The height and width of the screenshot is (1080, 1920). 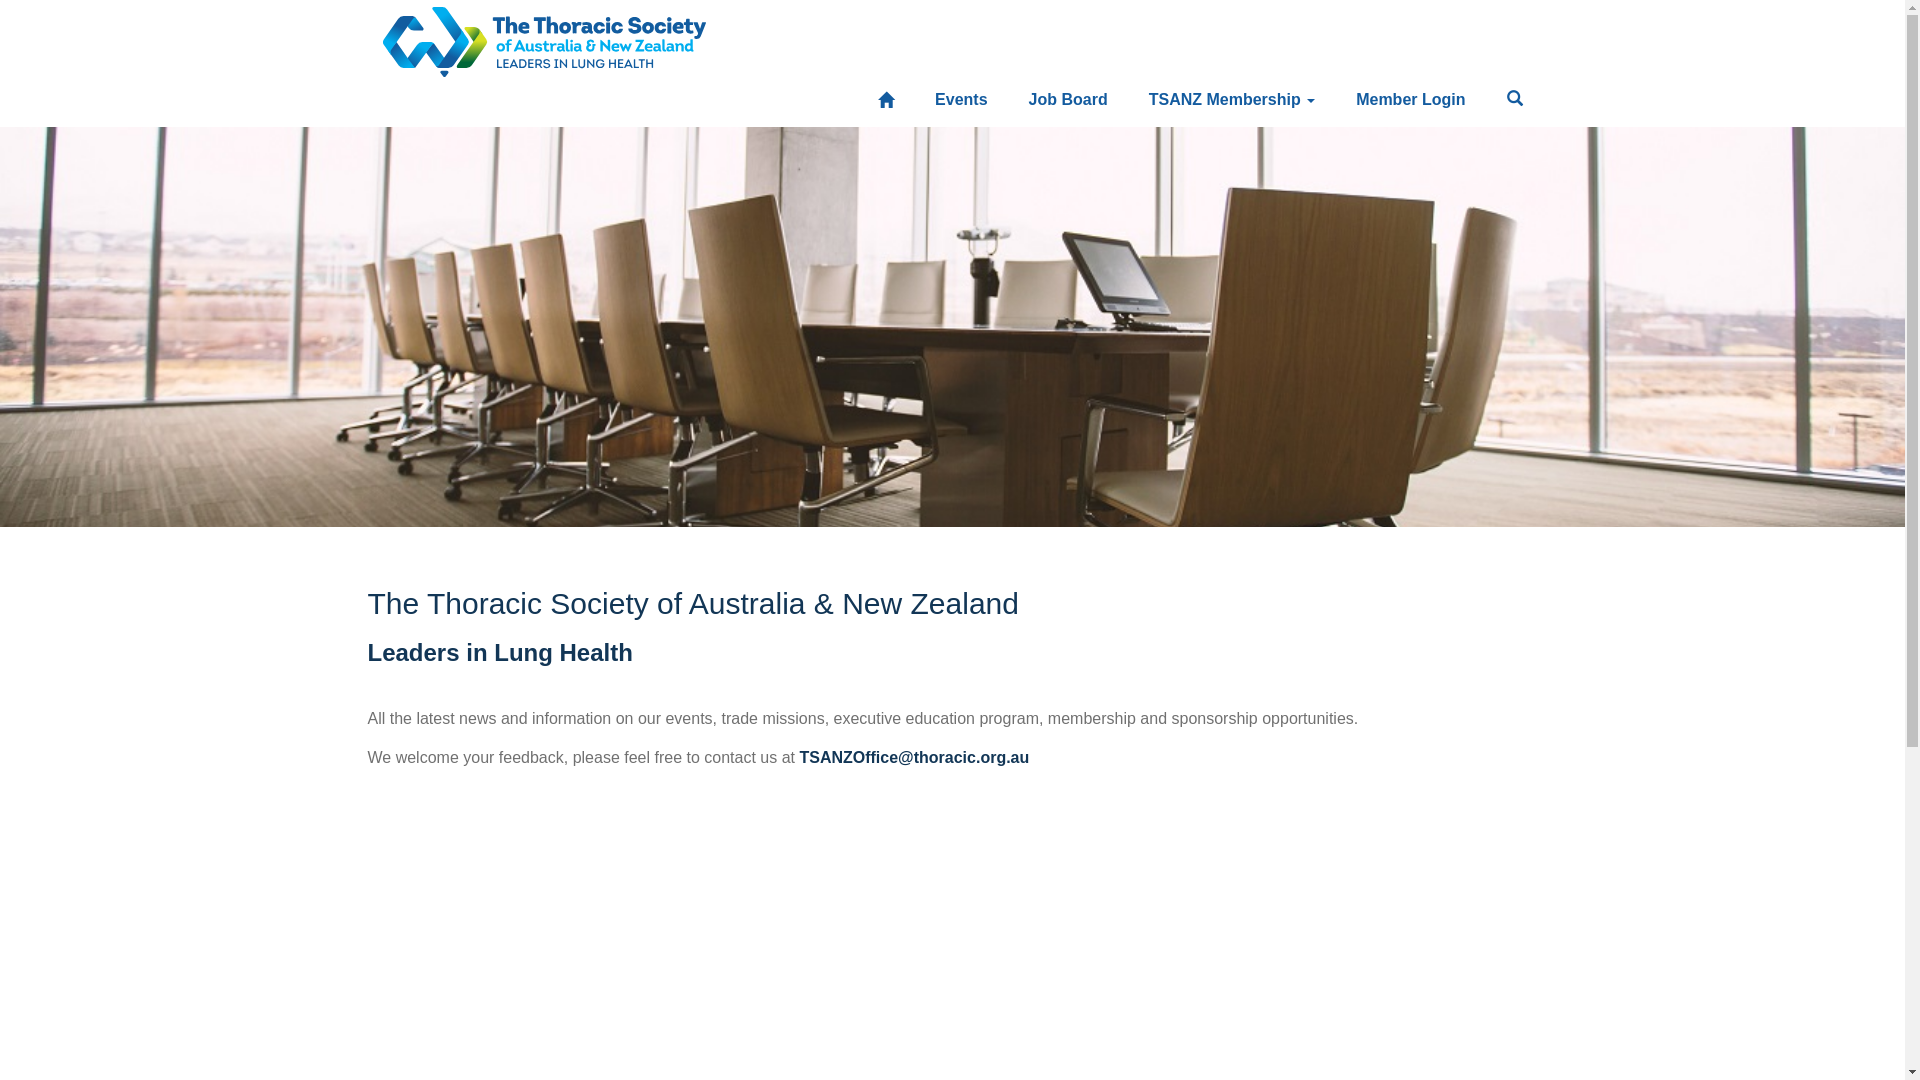 I want to click on 'TSANZ Membership', so click(x=1231, y=100).